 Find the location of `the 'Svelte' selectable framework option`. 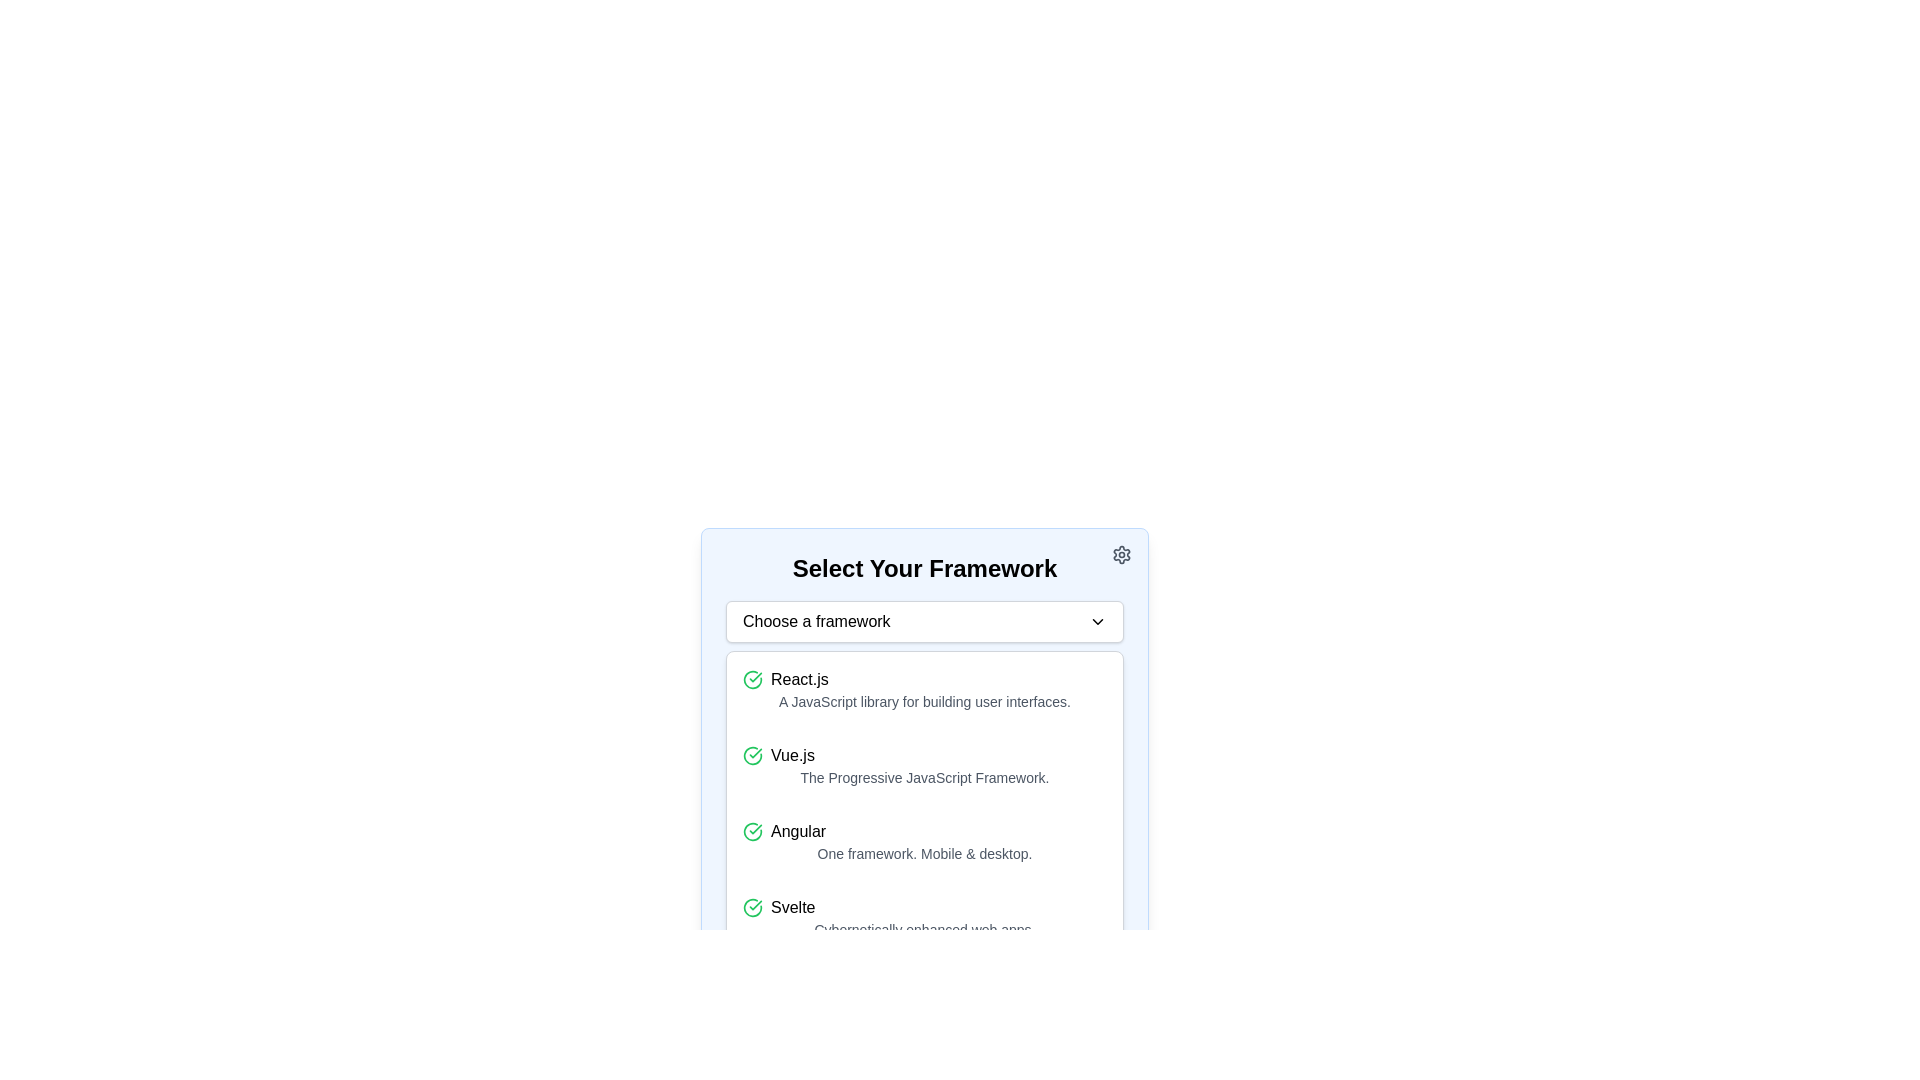

the 'Svelte' selectable framework option is located at coordinates (924, 907).